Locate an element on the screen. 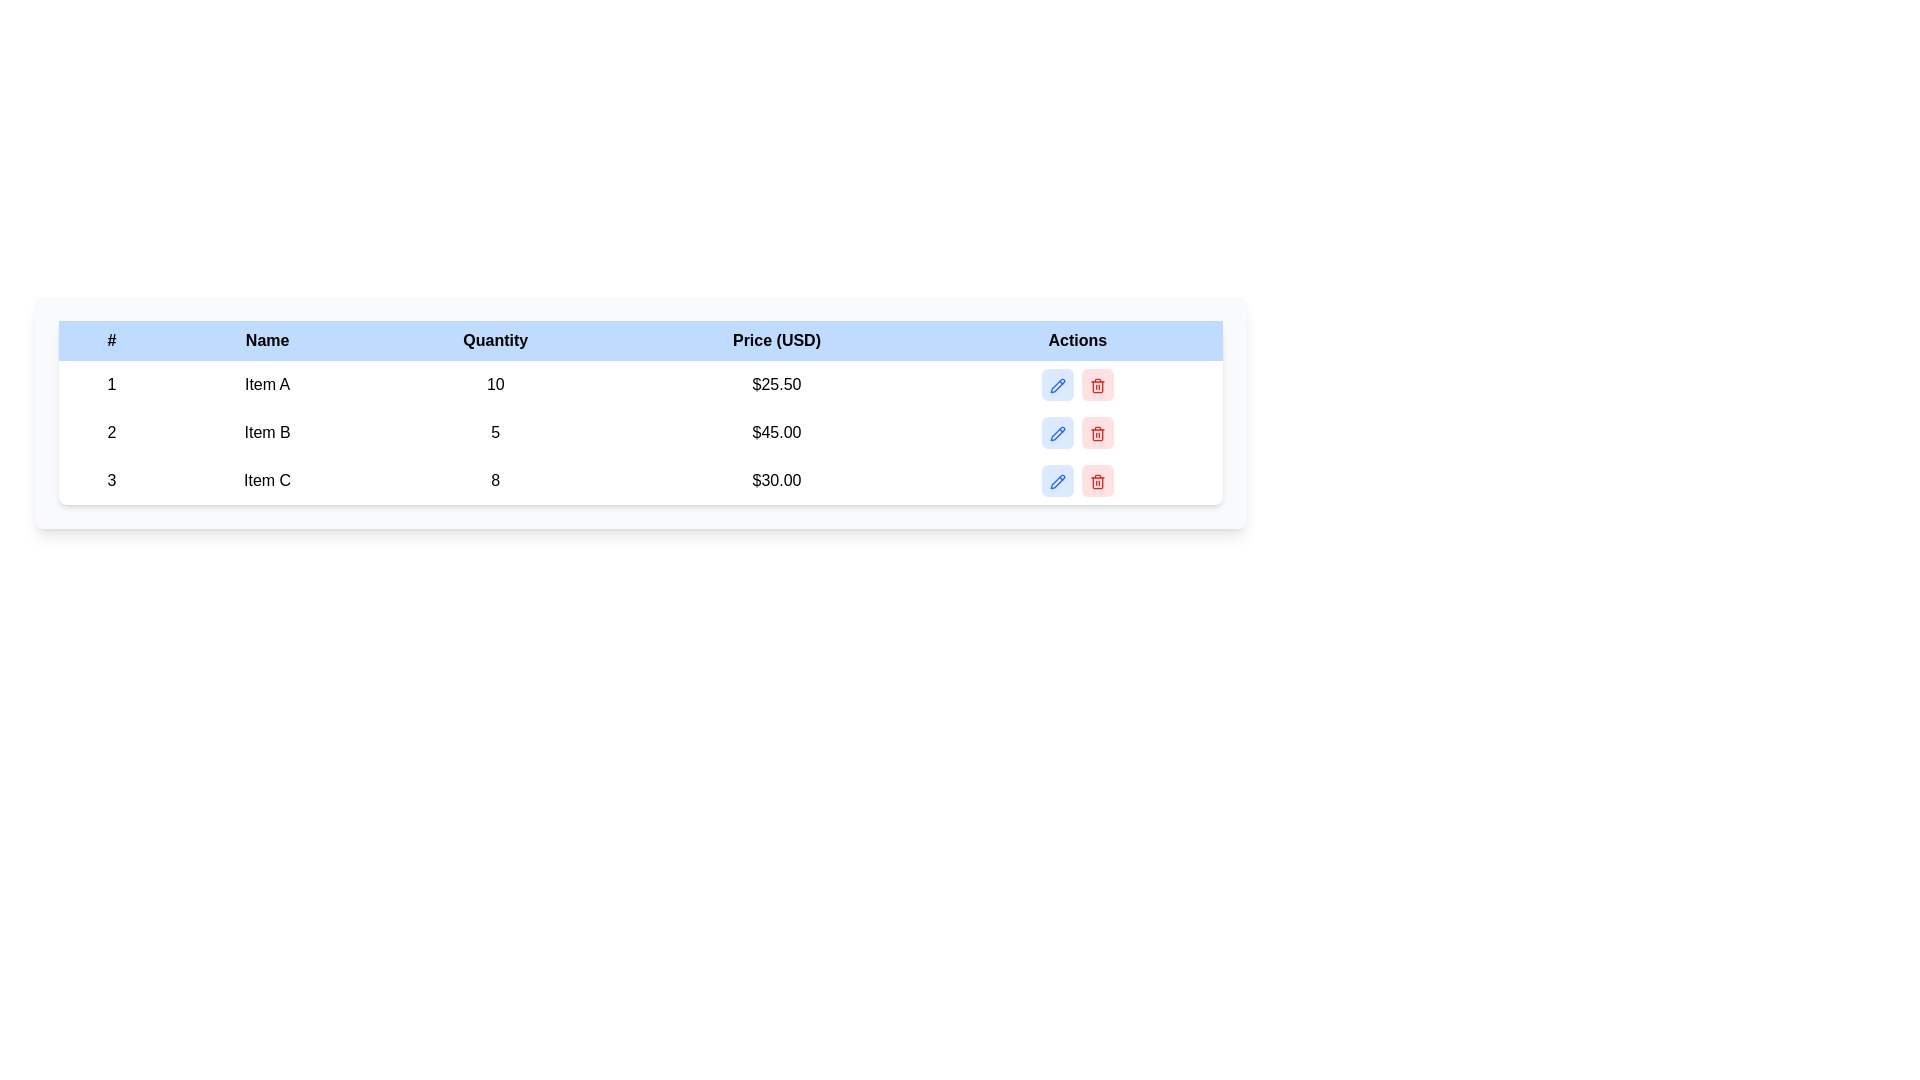 The image size is (1920, 1080). the text label 'Item B' located in the second row under the 'Name' column of the table, which is positioned between '2' and '5' is located at coordinates (266, 431).